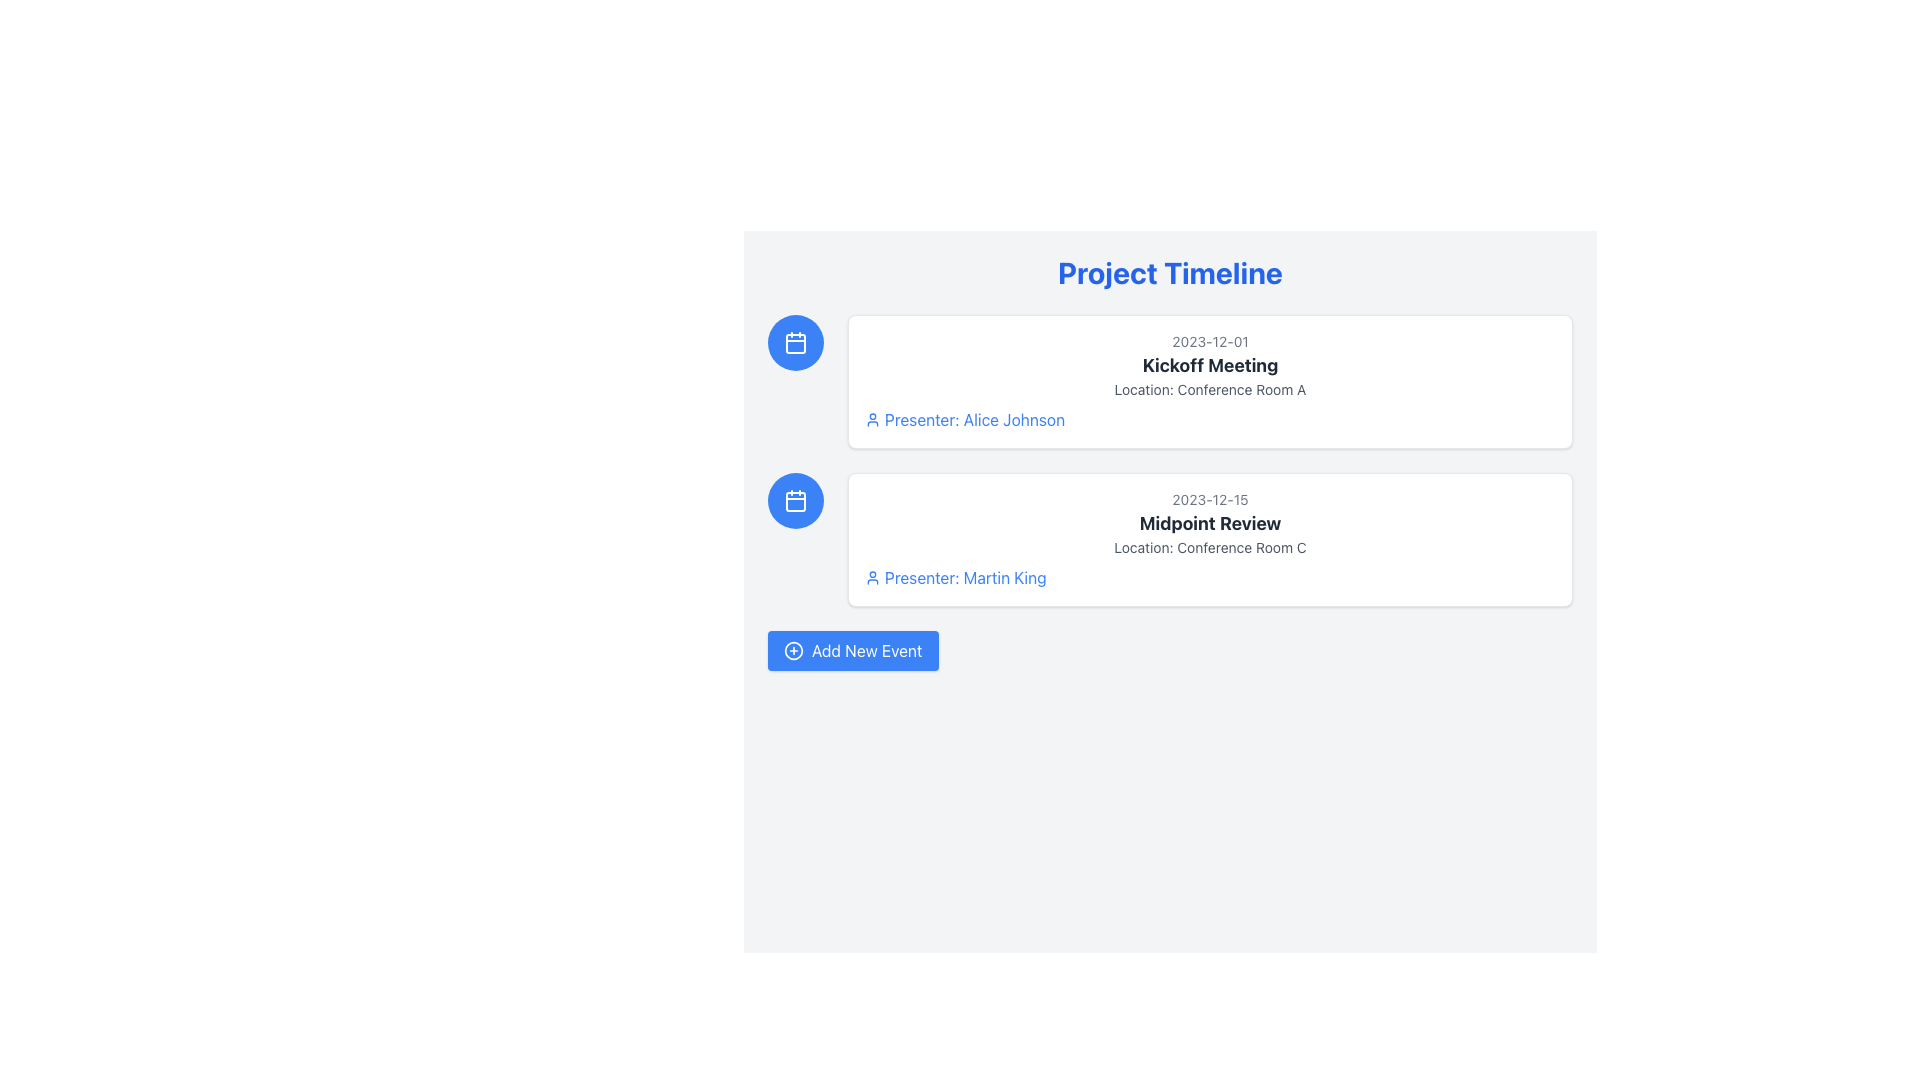 Image resolution: width=1920 pixels, height=1080 pixels. I want to click on the Text label that informs users about the specific location of the kickoff meeting, which is located below the title 'Kickoff Meeting' and above the presenter's information, so click(1209, 389).